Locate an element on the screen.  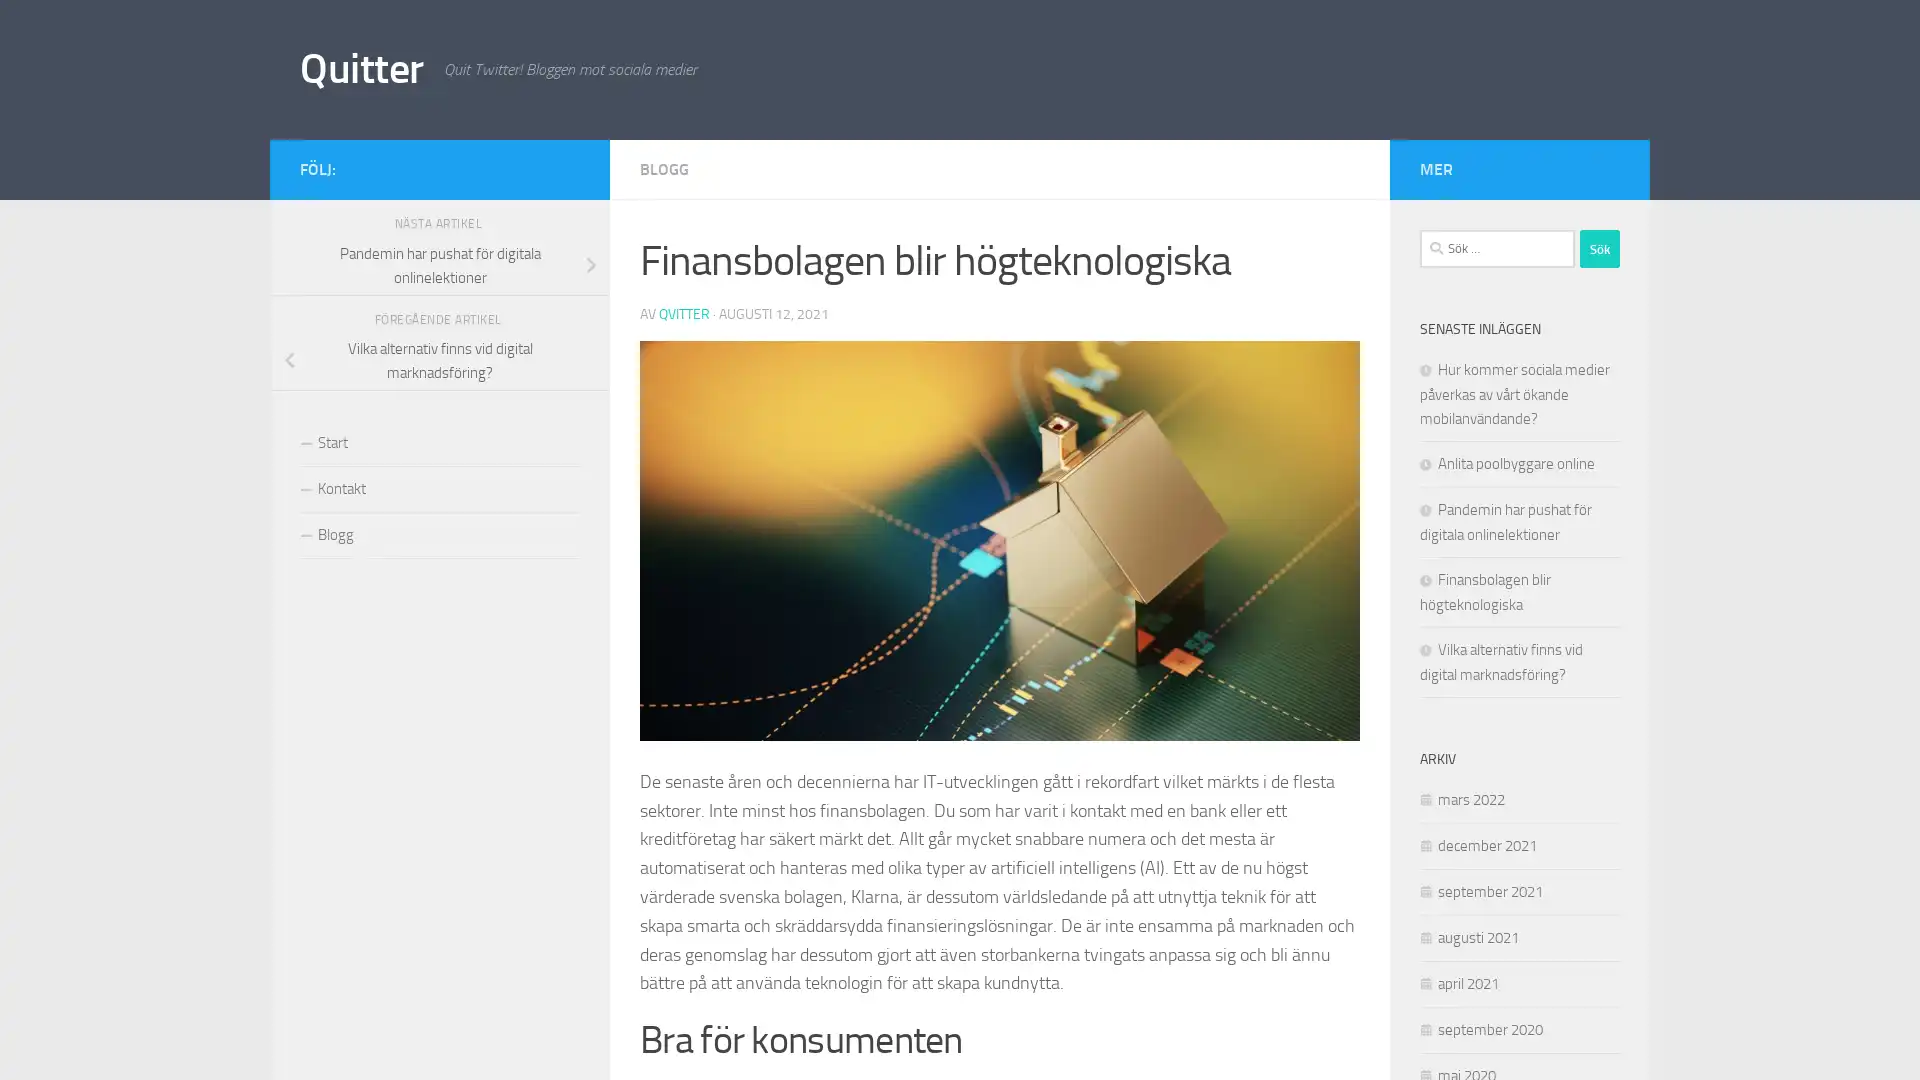
Sok is located at coordinates (1598, 248).